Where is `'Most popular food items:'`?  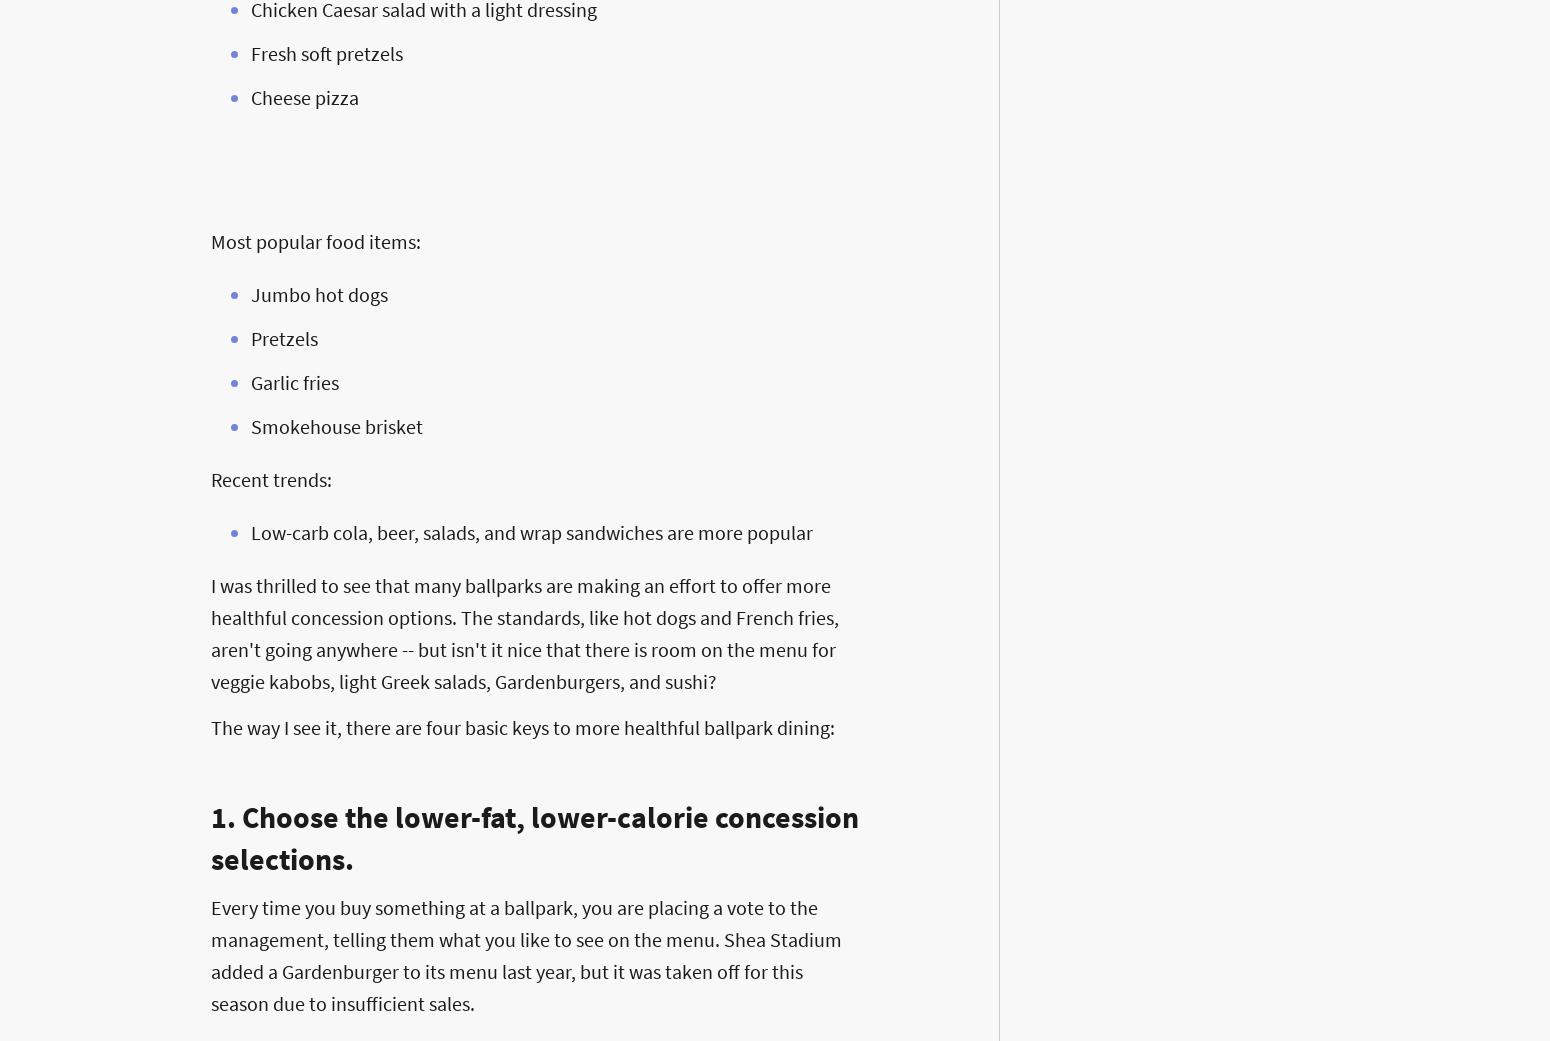 'Most popular food items:' is located at coordinates (315, 240).